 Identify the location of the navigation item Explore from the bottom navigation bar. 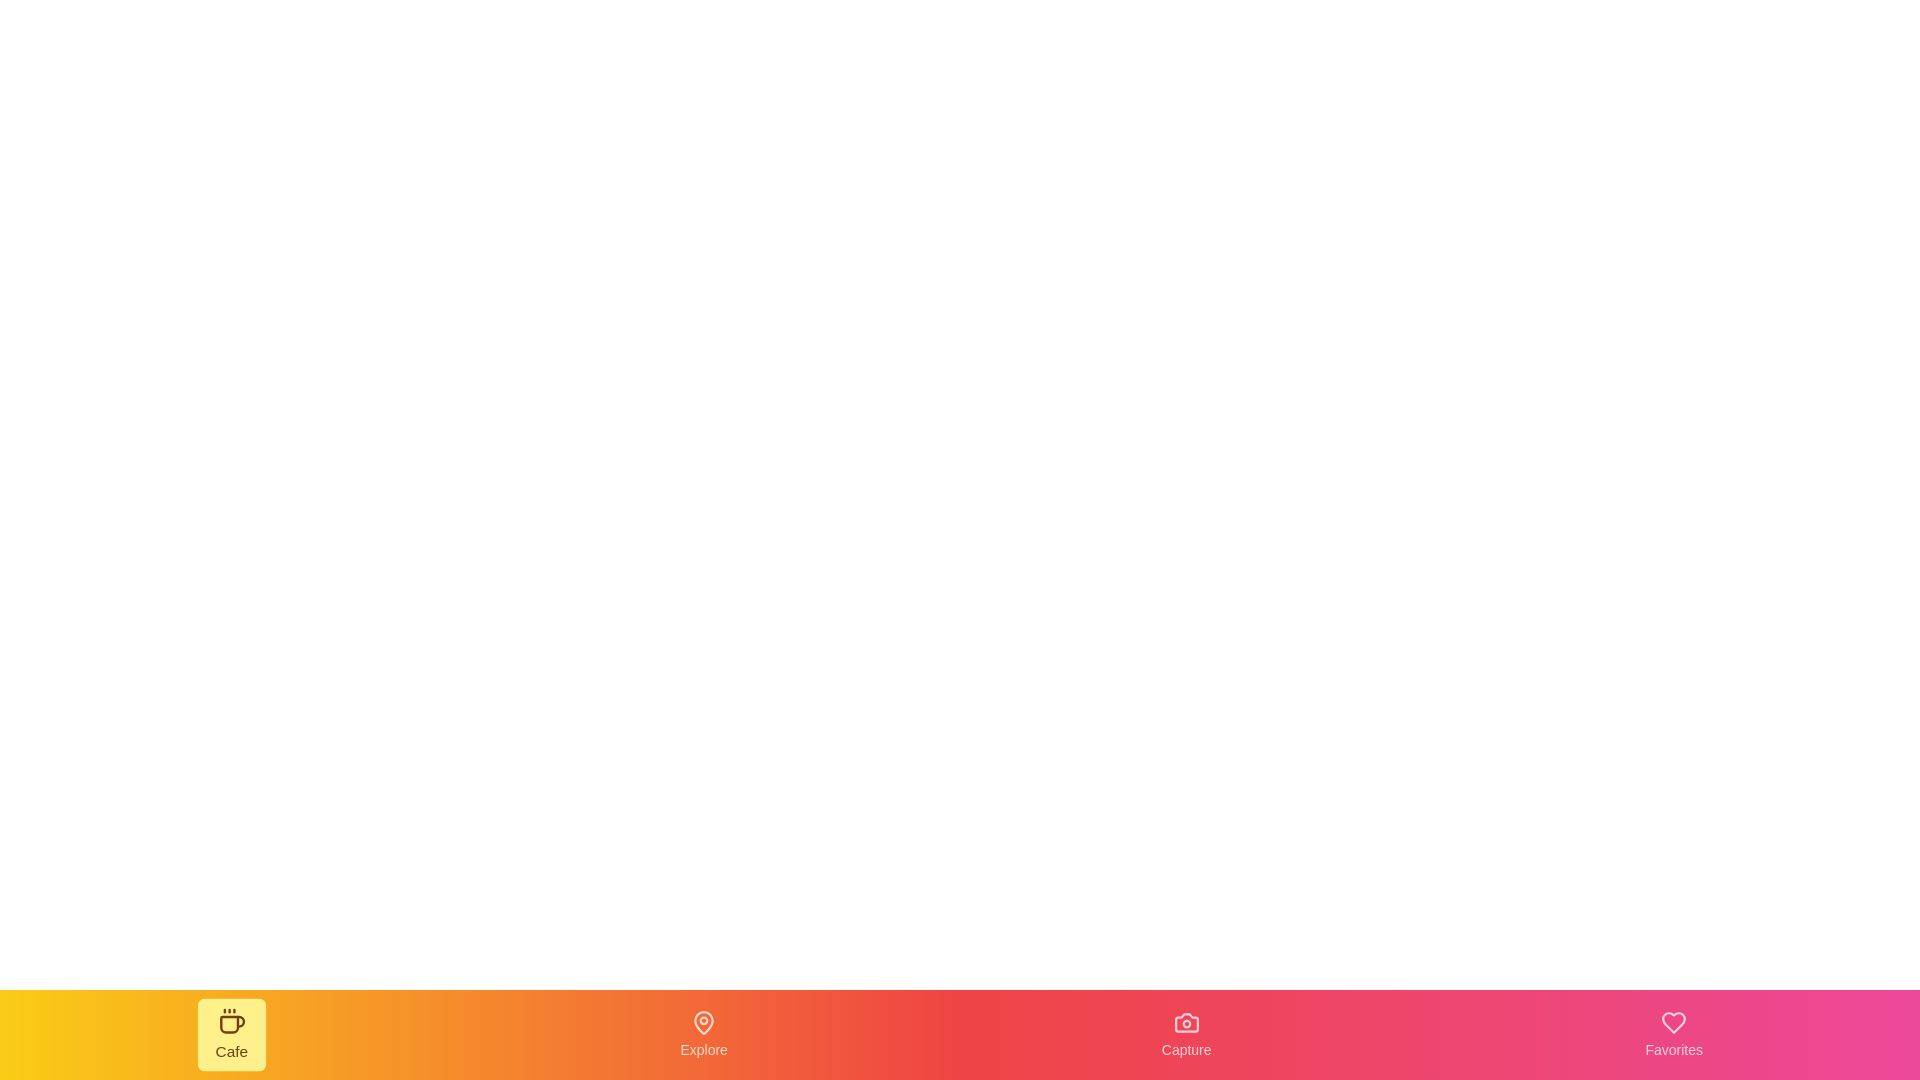
(704, 1034).